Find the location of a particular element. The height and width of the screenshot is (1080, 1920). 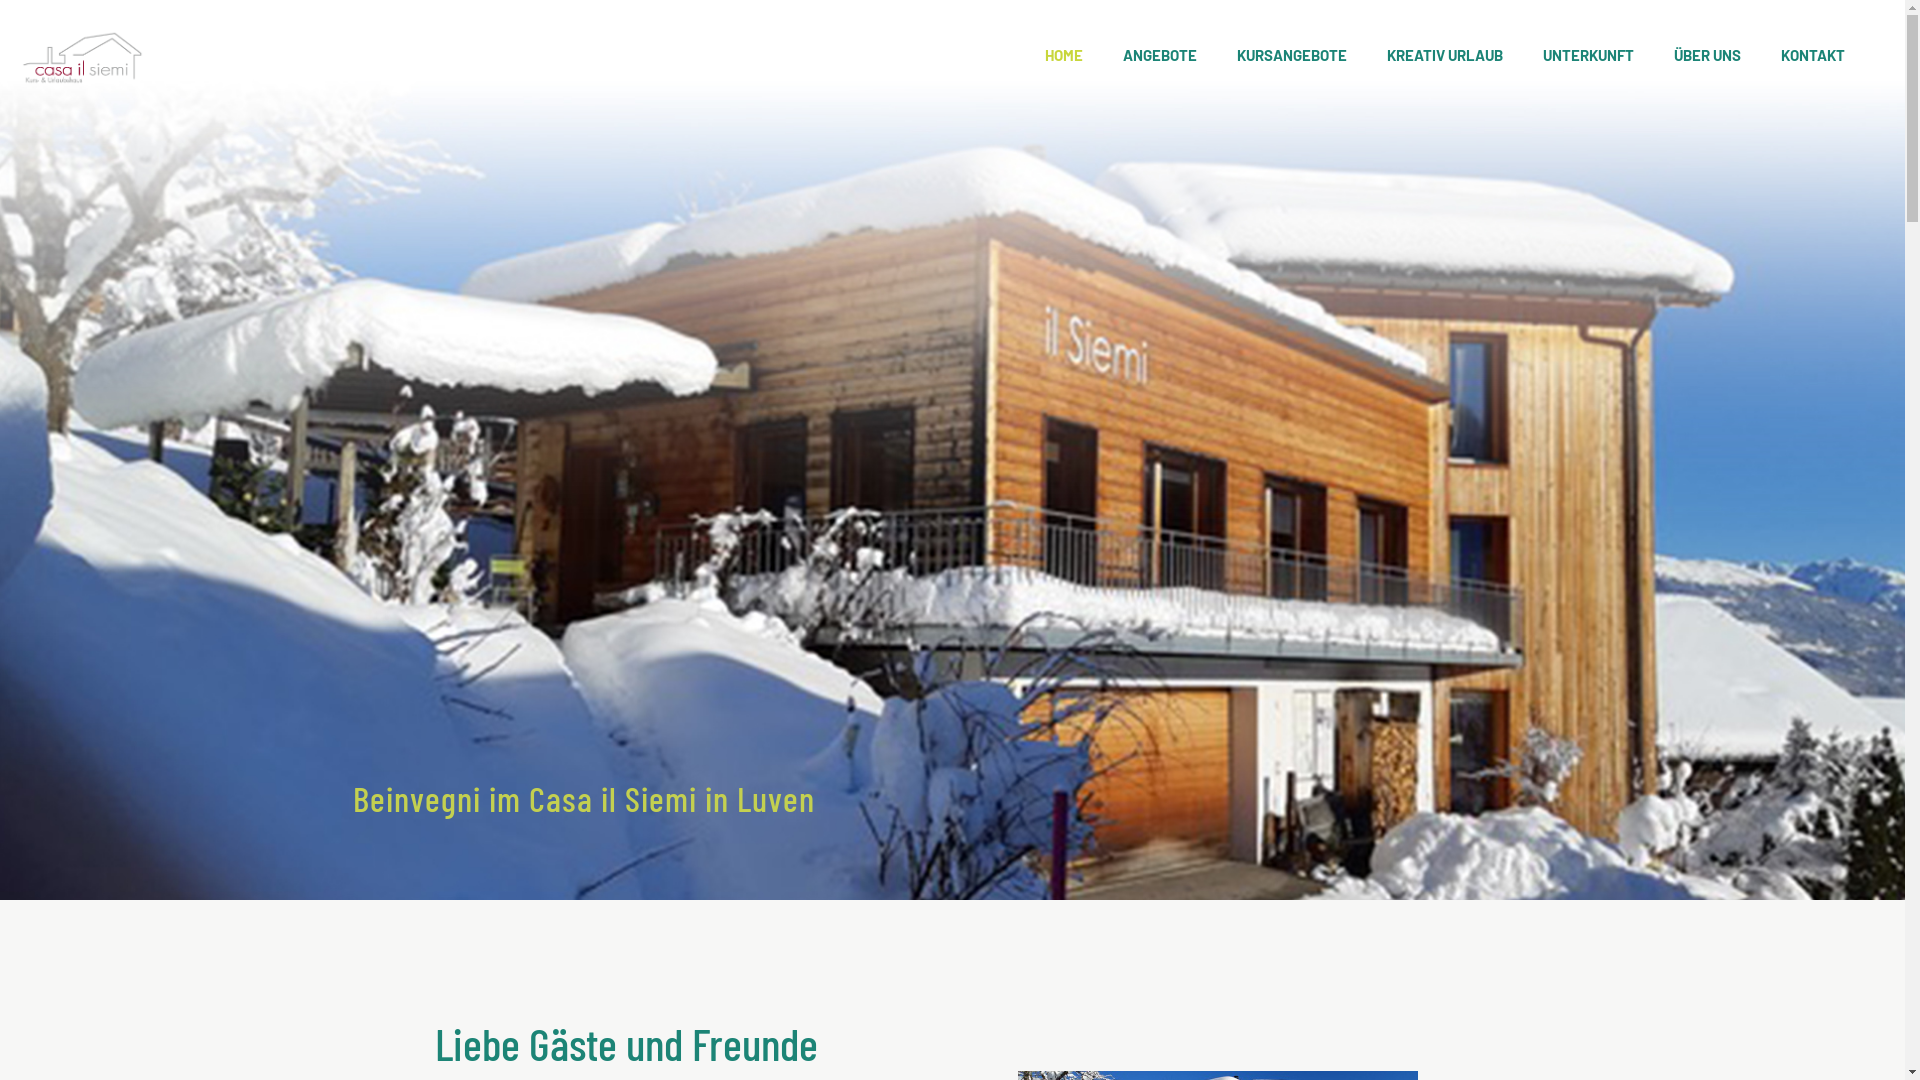

'casailsiemi' is located at coordinates (80, 53).